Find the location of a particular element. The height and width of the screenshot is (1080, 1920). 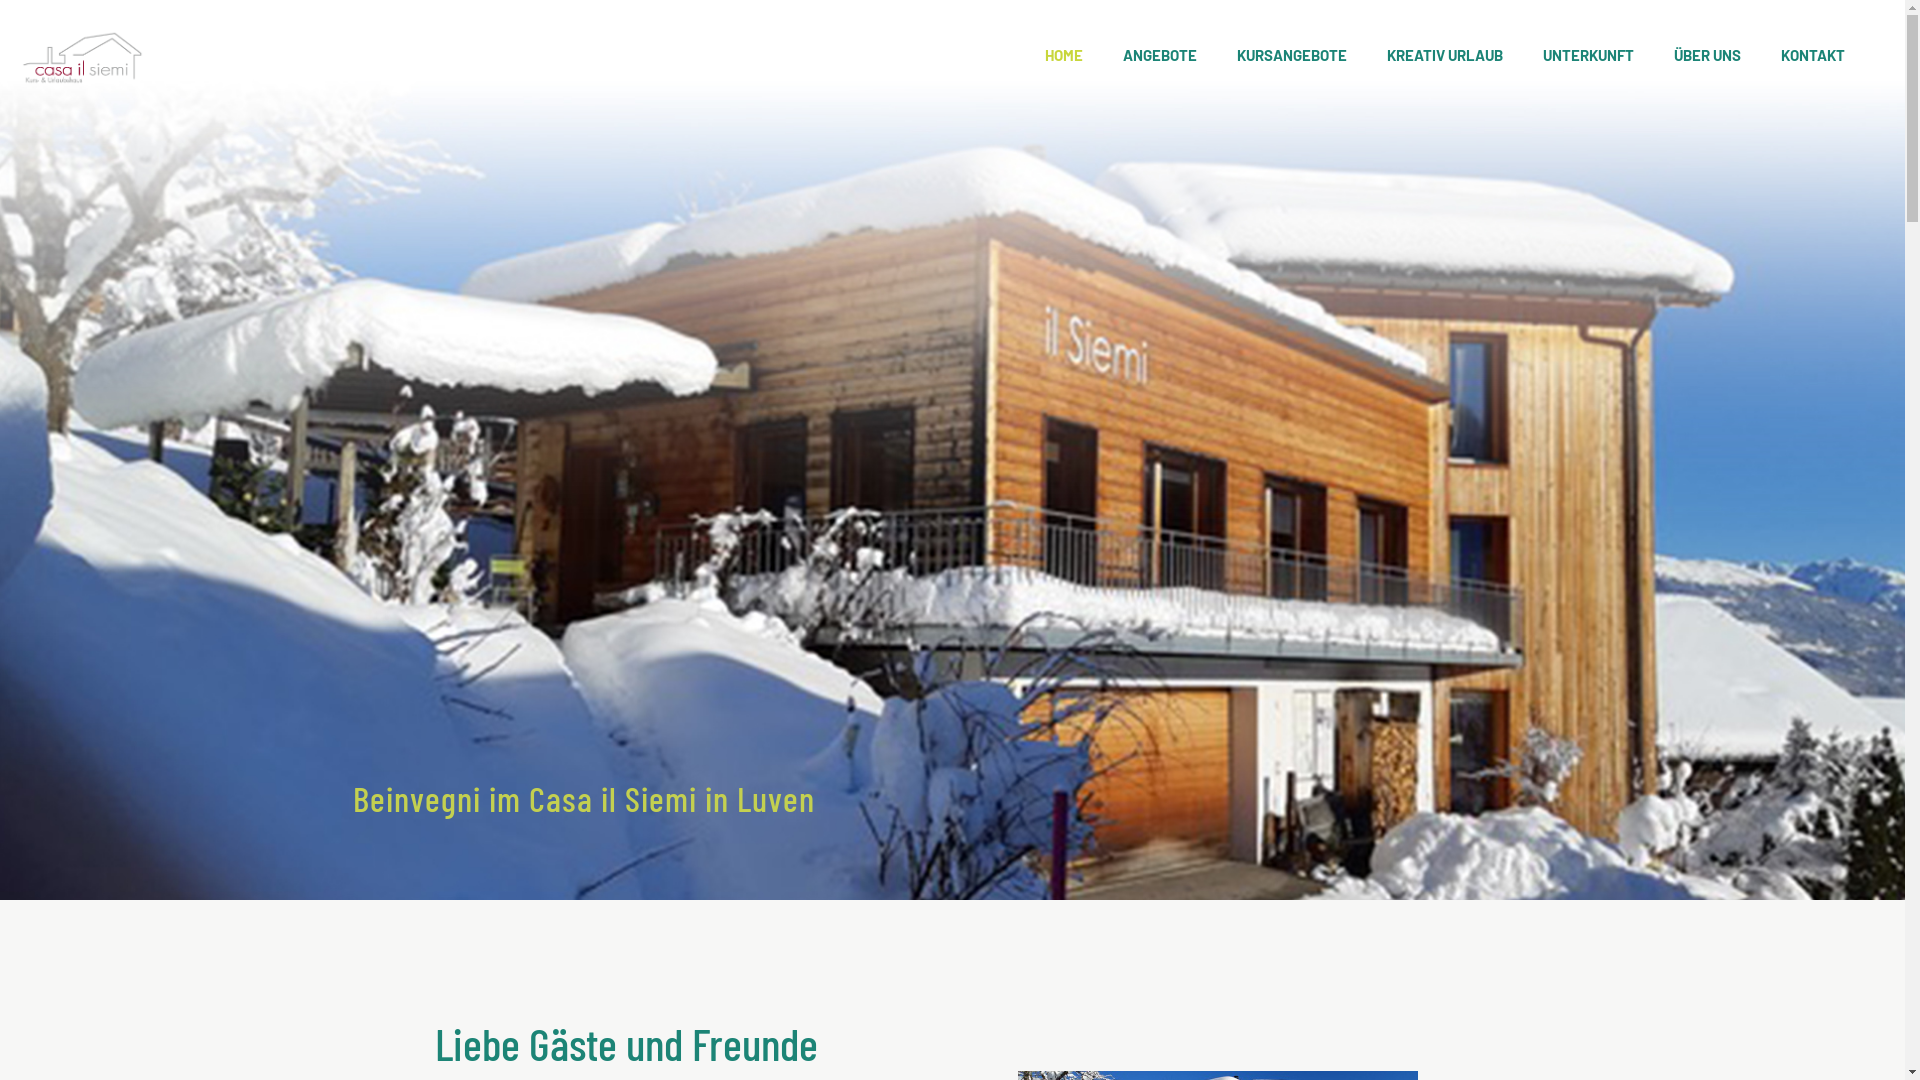

'casailsiemi' is located at coordinates (80, 53).